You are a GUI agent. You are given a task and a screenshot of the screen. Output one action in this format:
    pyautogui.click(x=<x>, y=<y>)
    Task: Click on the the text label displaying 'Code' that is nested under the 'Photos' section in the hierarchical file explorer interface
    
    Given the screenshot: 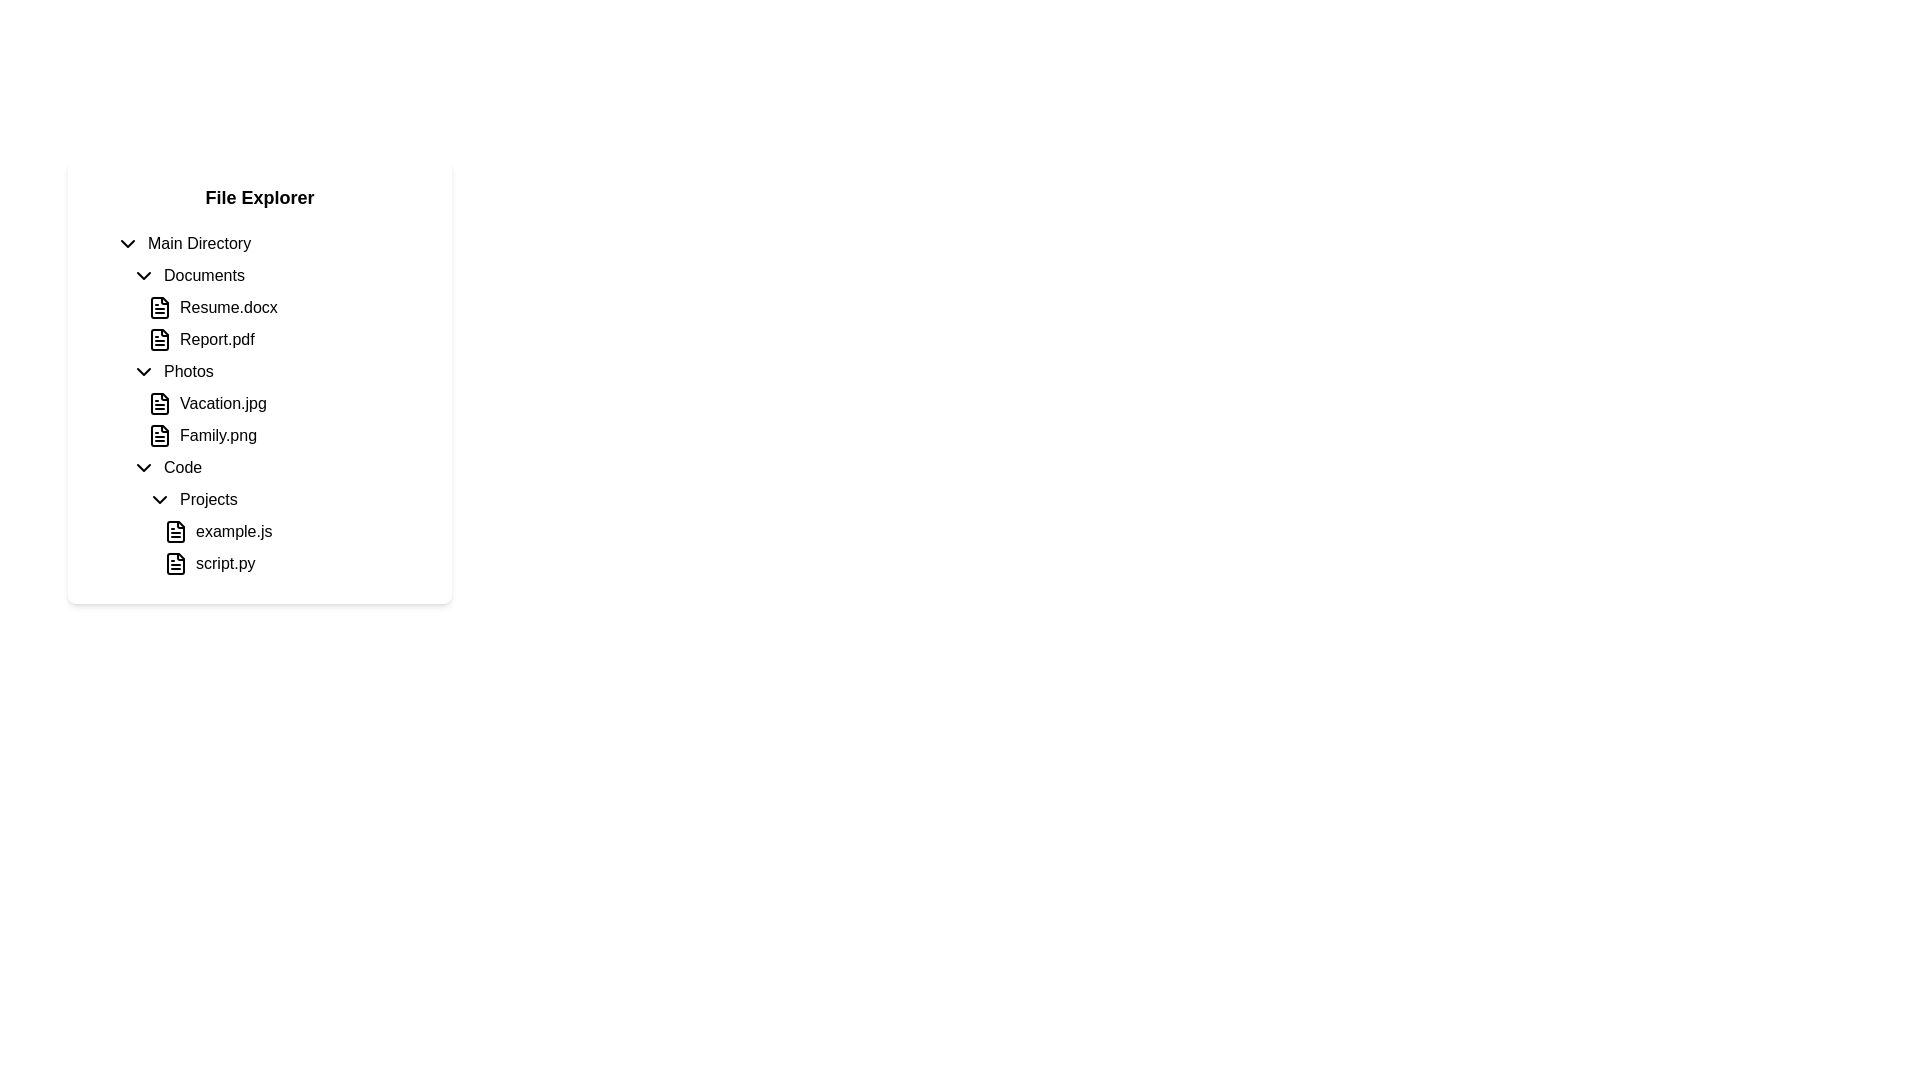 What is the action you would take?
    pyautogui.click(x=183, y=467)
    